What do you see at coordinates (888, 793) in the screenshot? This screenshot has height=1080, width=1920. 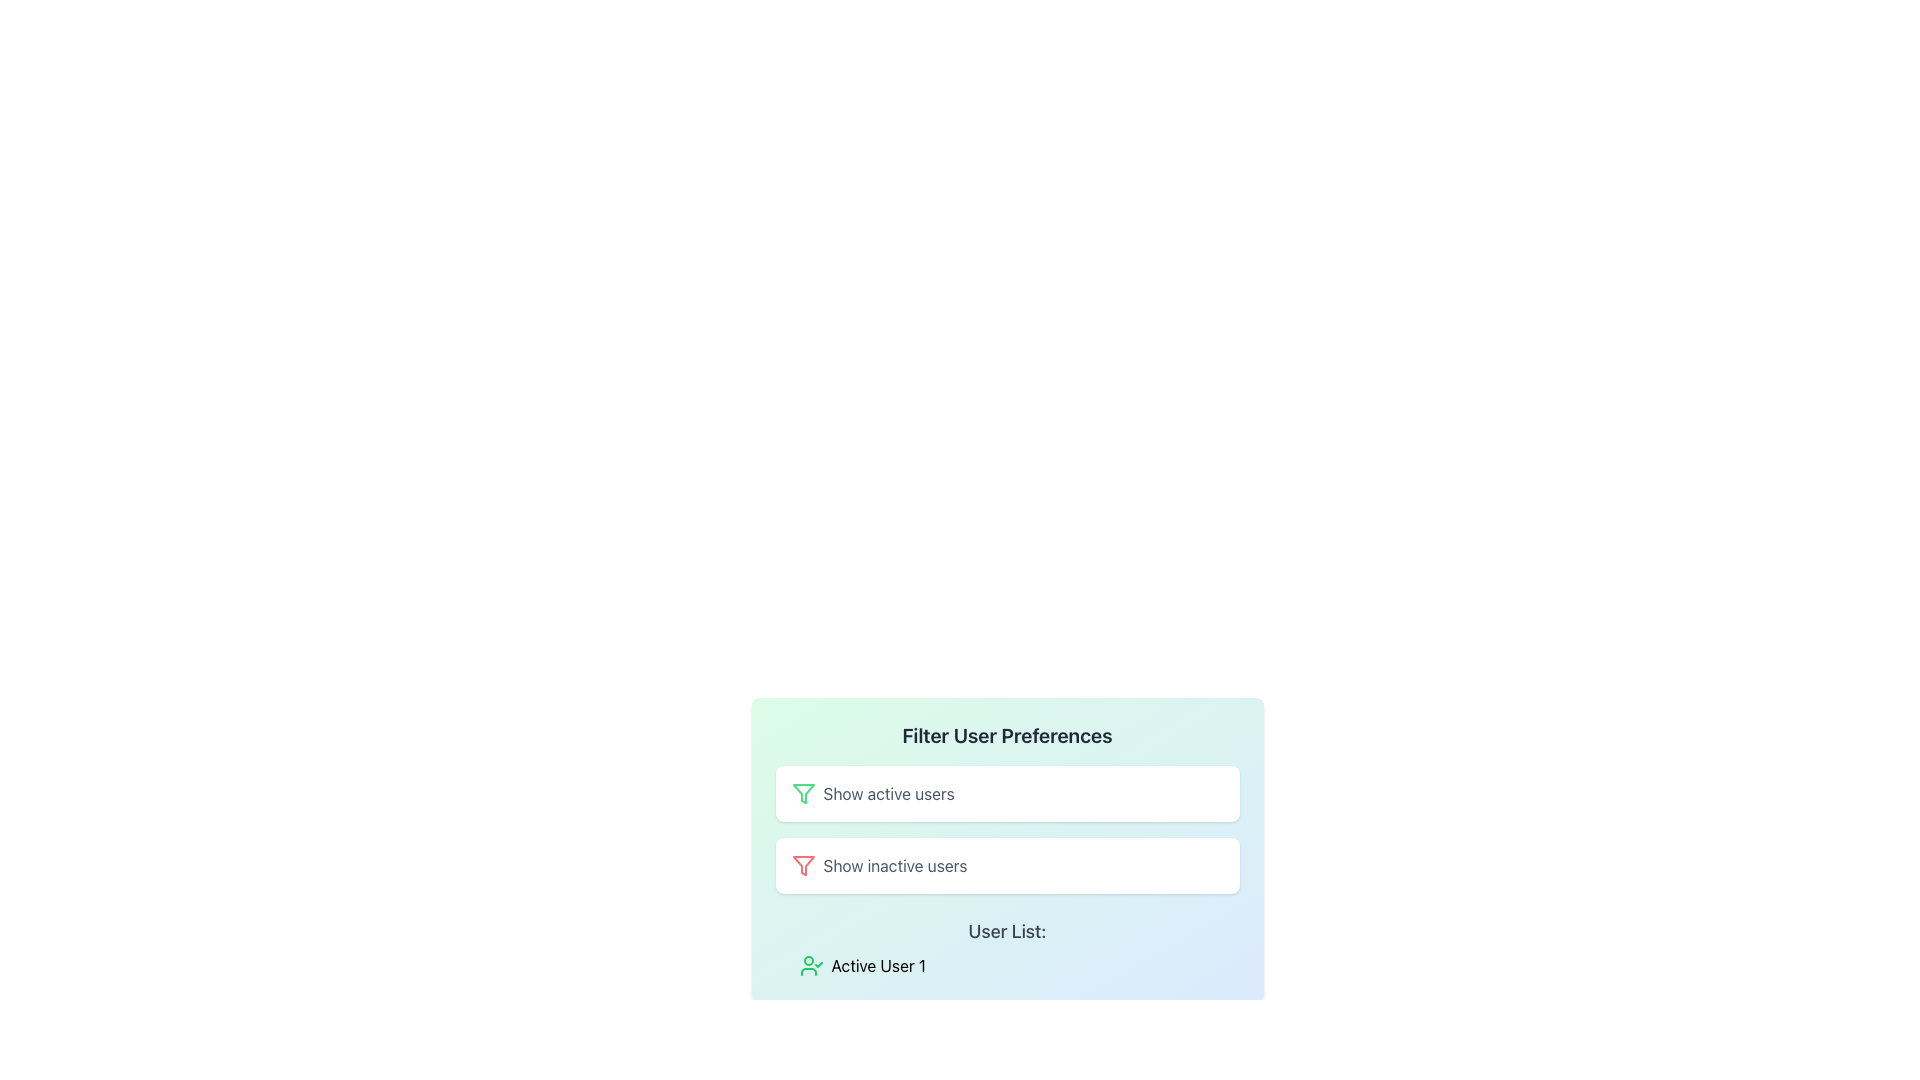 I see `descriptive label for the top filter option in the 'Filter User Preferences' panel, located above the 'Show inactive users' option` at bounding box center [888, 793].